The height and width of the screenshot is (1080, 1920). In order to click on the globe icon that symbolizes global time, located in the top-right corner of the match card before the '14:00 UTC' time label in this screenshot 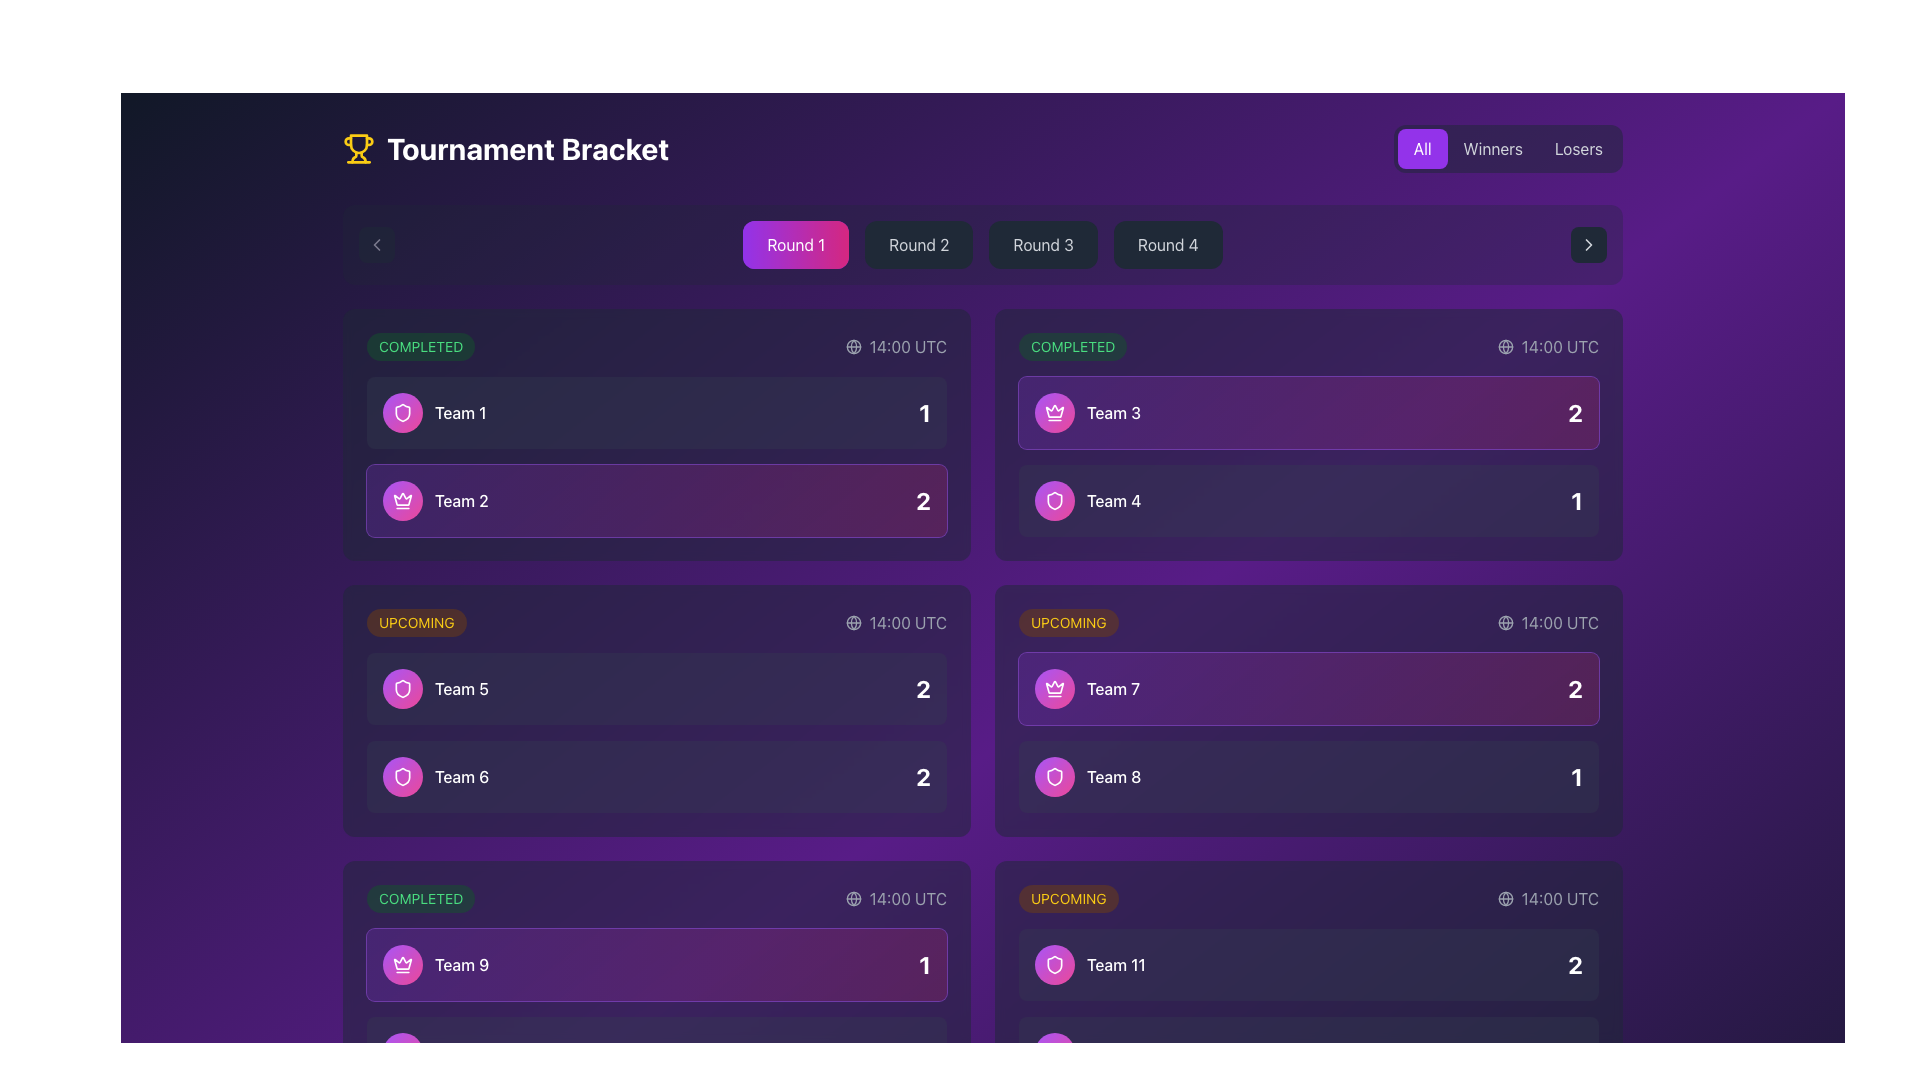, I will do `click(1505, 622)`.